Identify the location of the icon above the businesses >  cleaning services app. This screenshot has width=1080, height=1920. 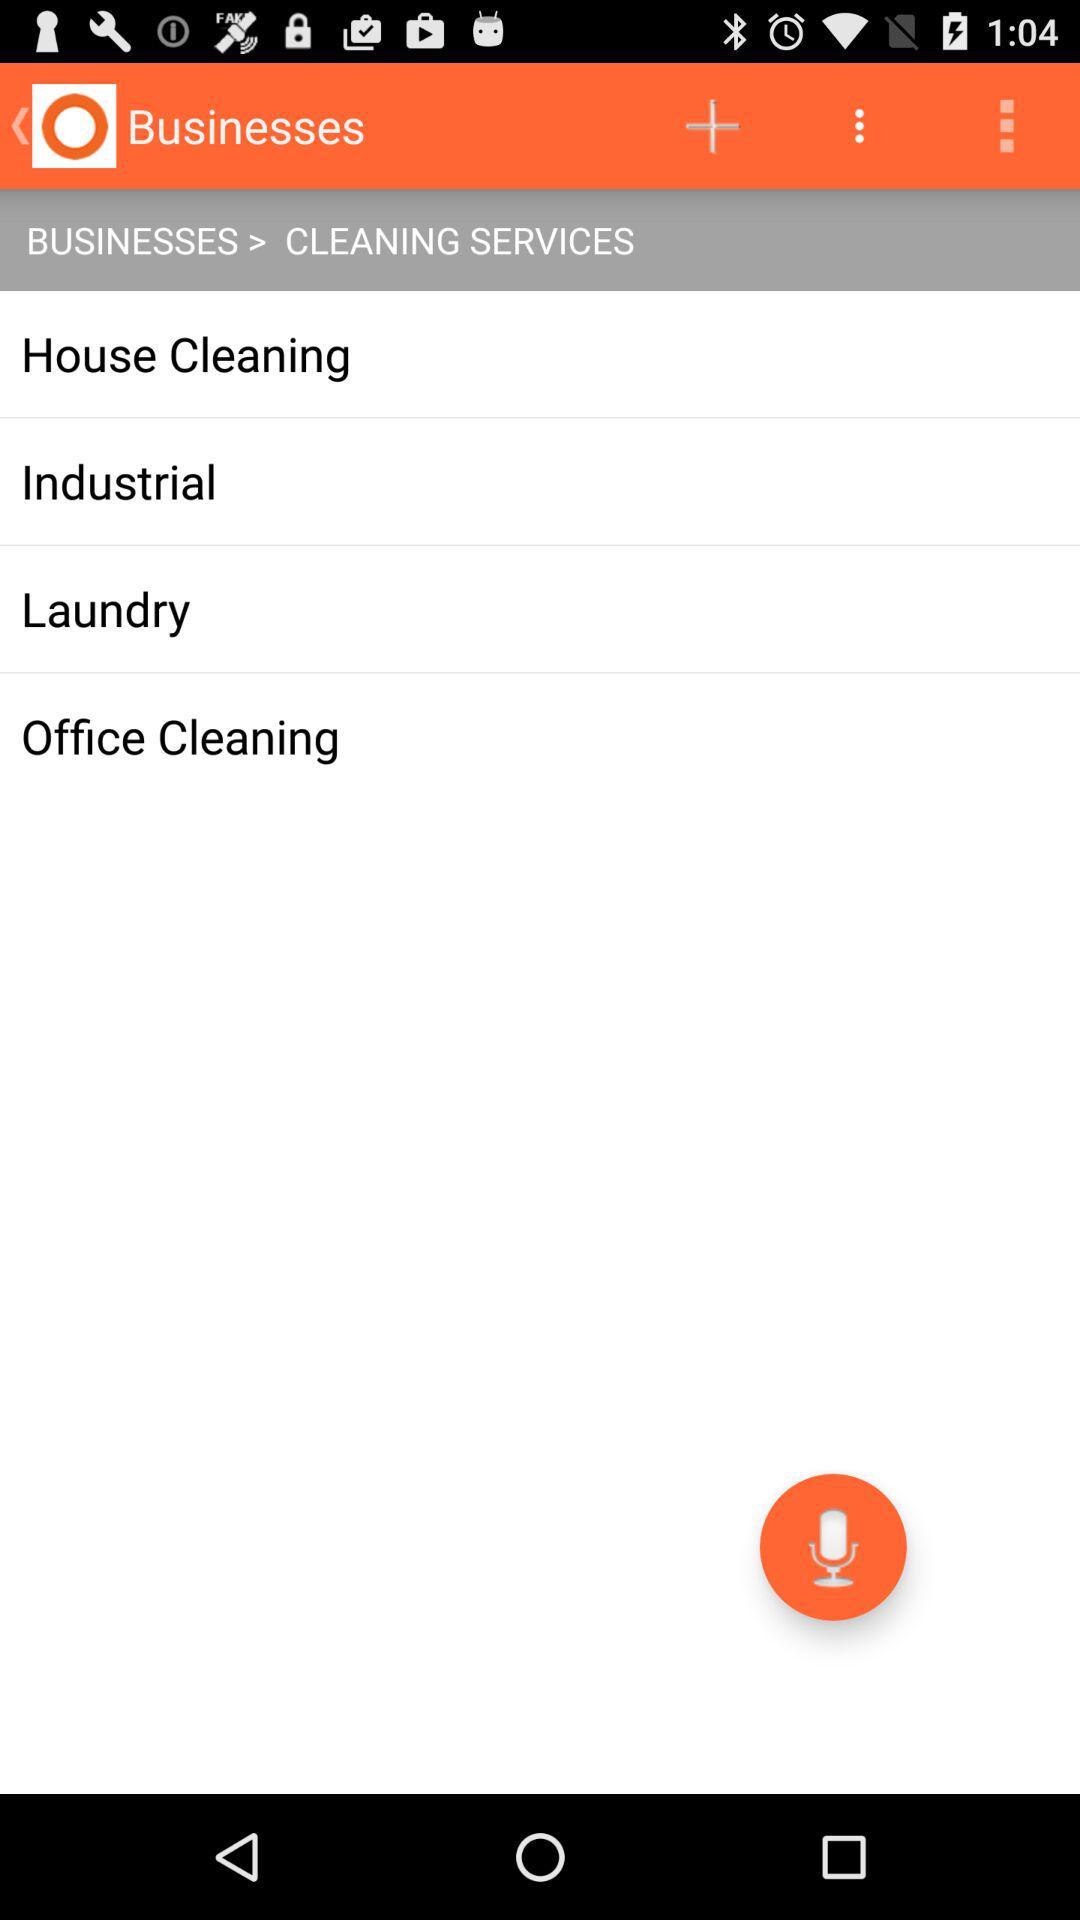
(1006, 124).